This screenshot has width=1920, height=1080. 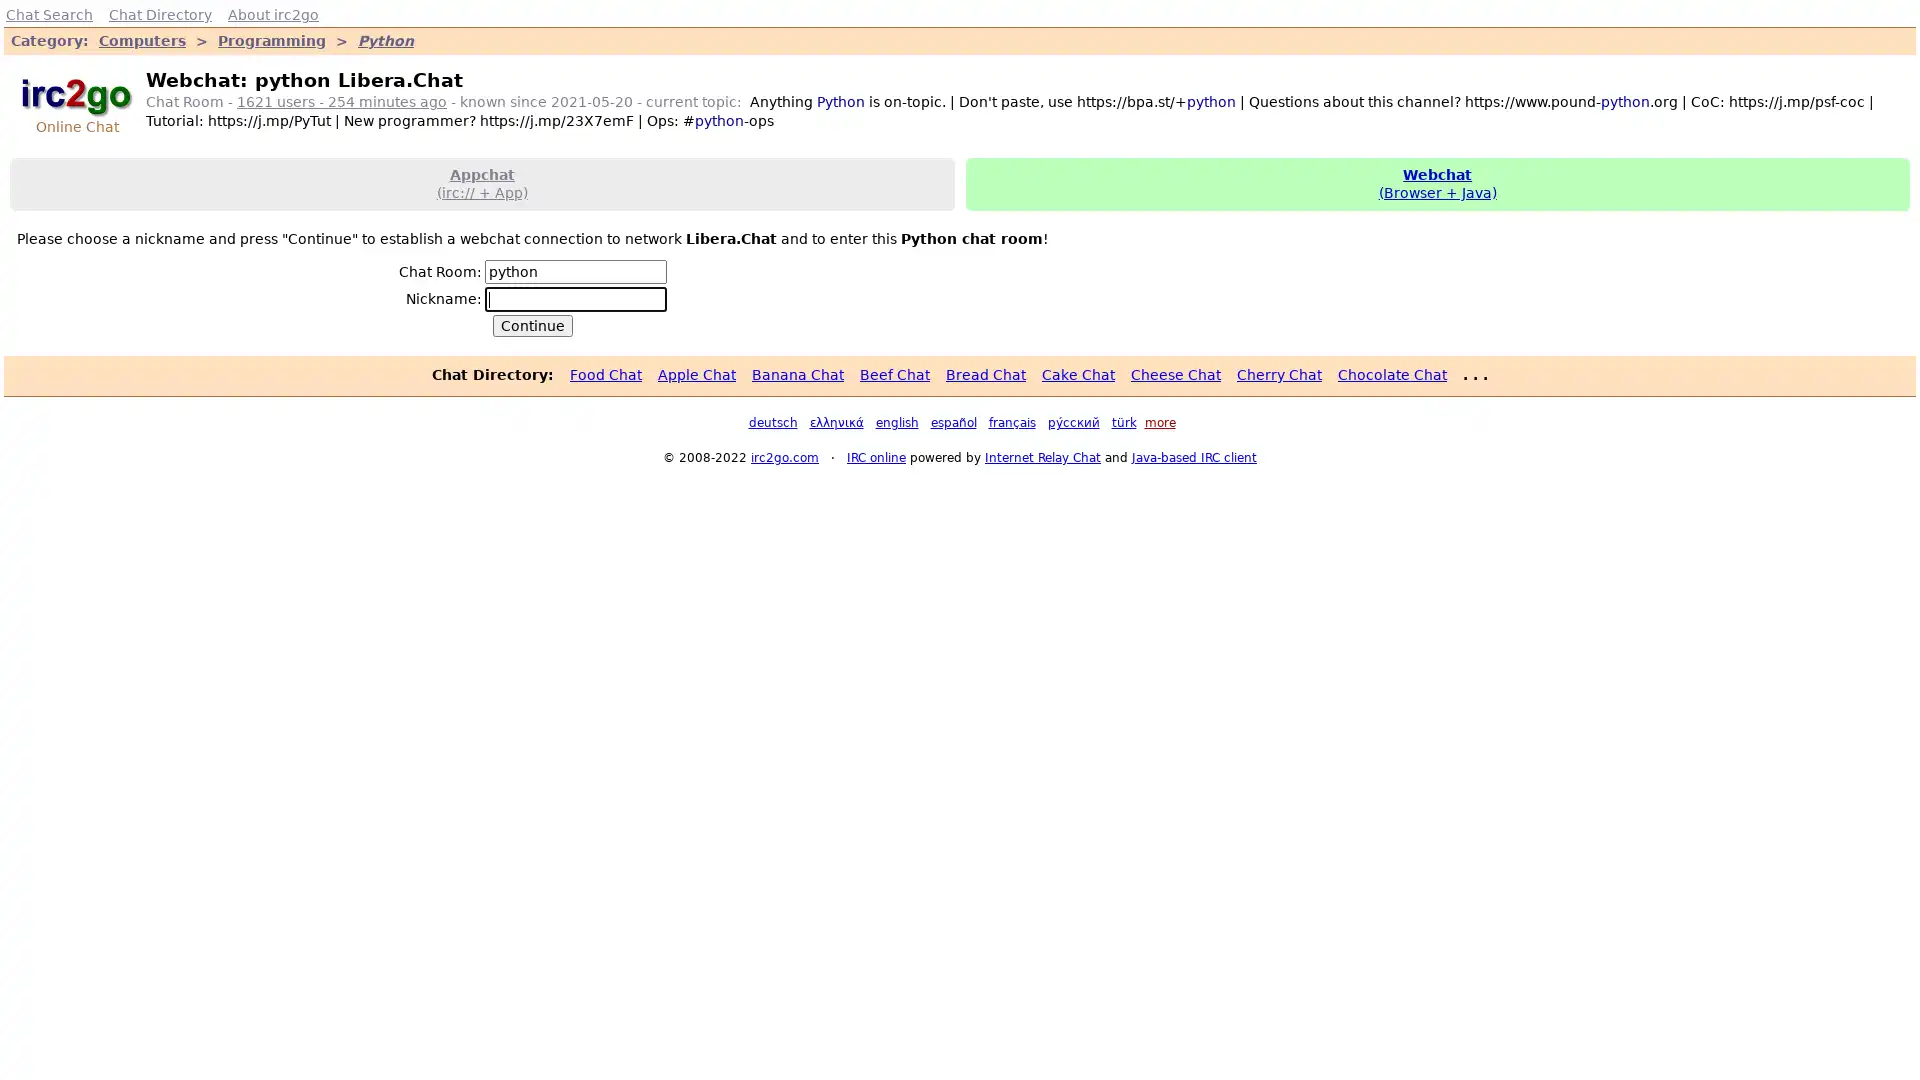 What do you see at coordinates (532, 323) in the screenshot?
I see `Continue` at bounding box center [532, 323].